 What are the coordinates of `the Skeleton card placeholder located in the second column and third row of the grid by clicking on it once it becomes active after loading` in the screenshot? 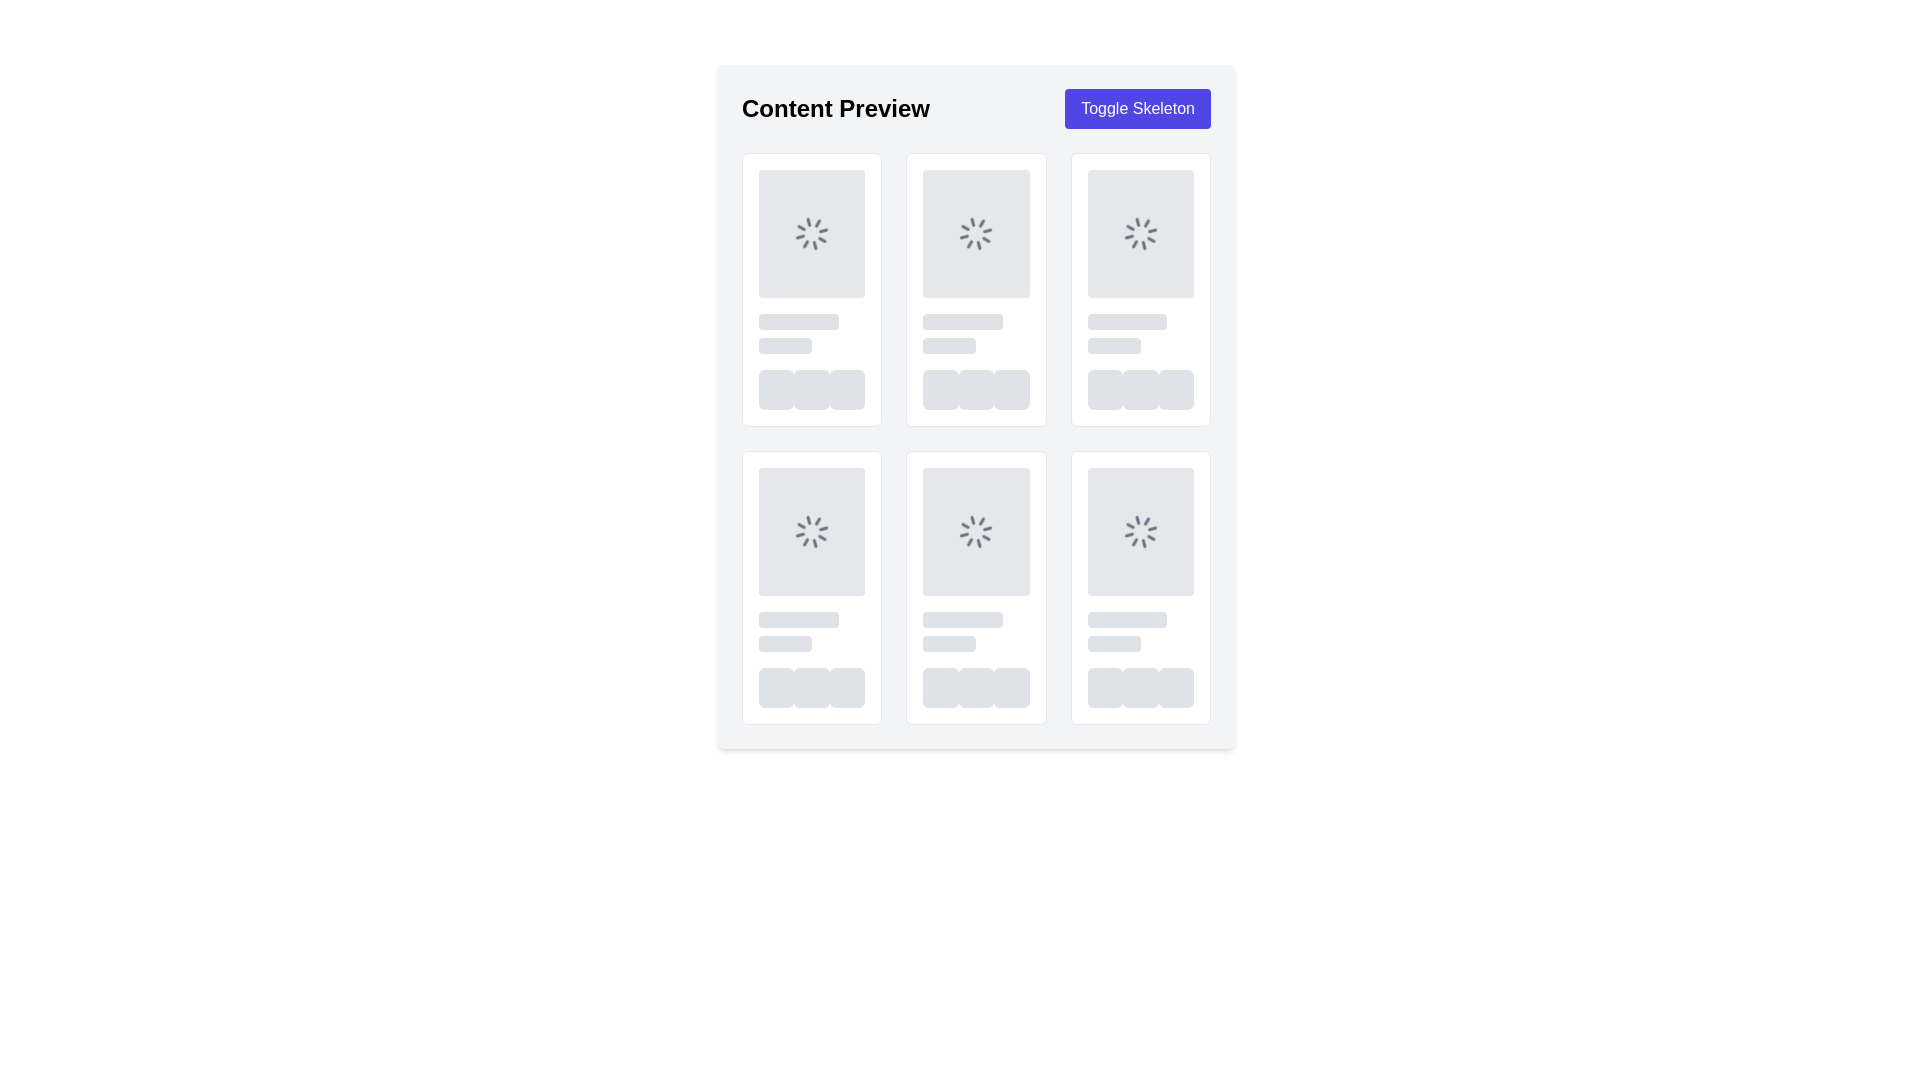 It's located at (976, 586).